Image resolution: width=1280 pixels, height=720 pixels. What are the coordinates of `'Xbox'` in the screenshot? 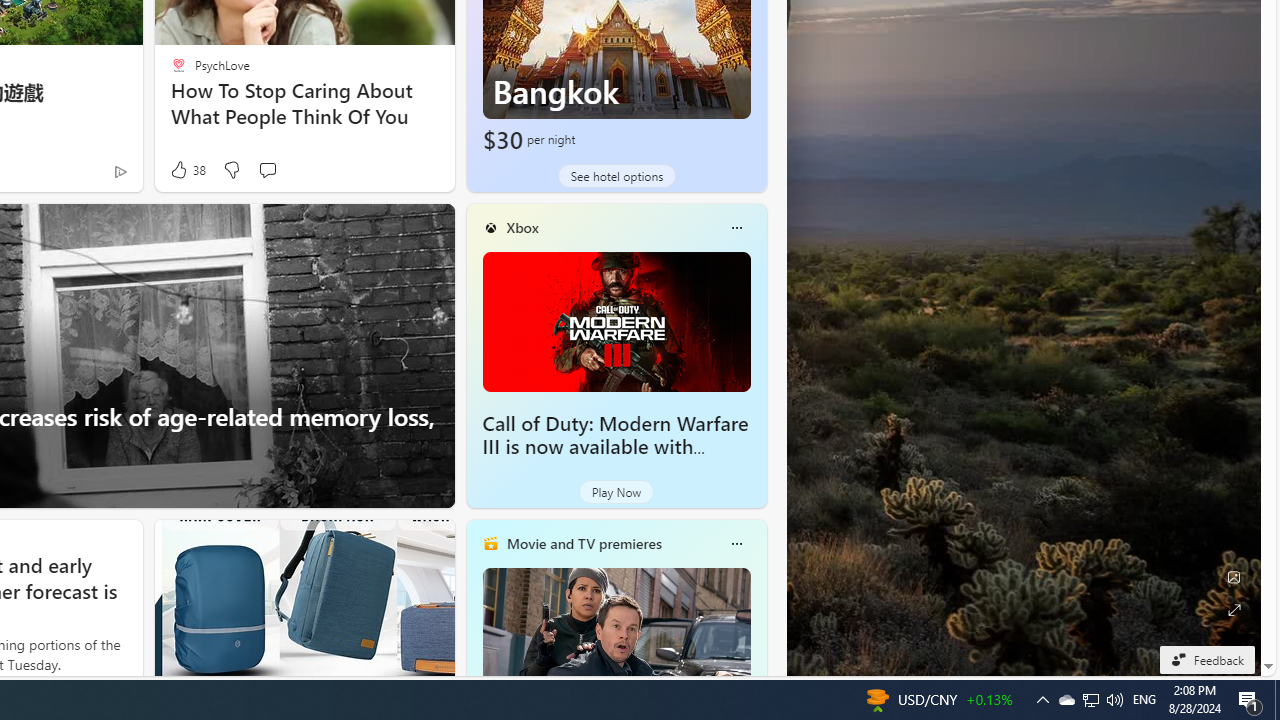 It's located at (522, 226).